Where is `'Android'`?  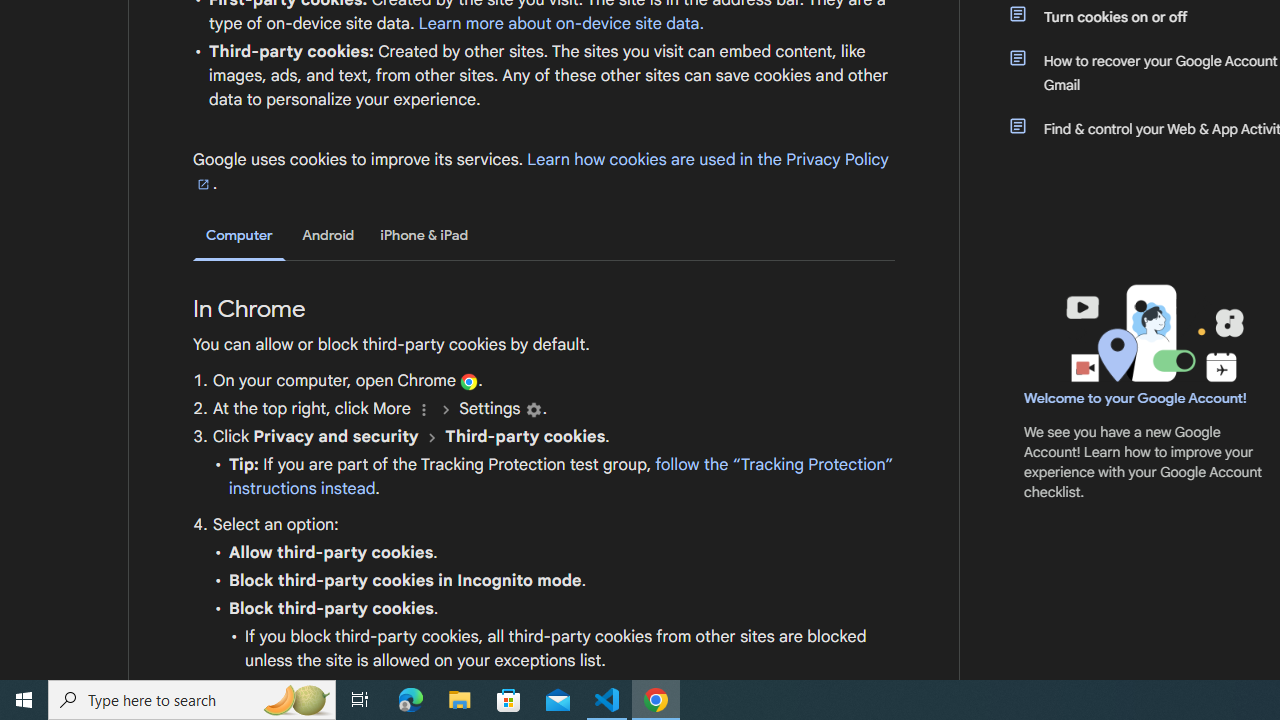
'Android' is located at coordinates (328, 234).